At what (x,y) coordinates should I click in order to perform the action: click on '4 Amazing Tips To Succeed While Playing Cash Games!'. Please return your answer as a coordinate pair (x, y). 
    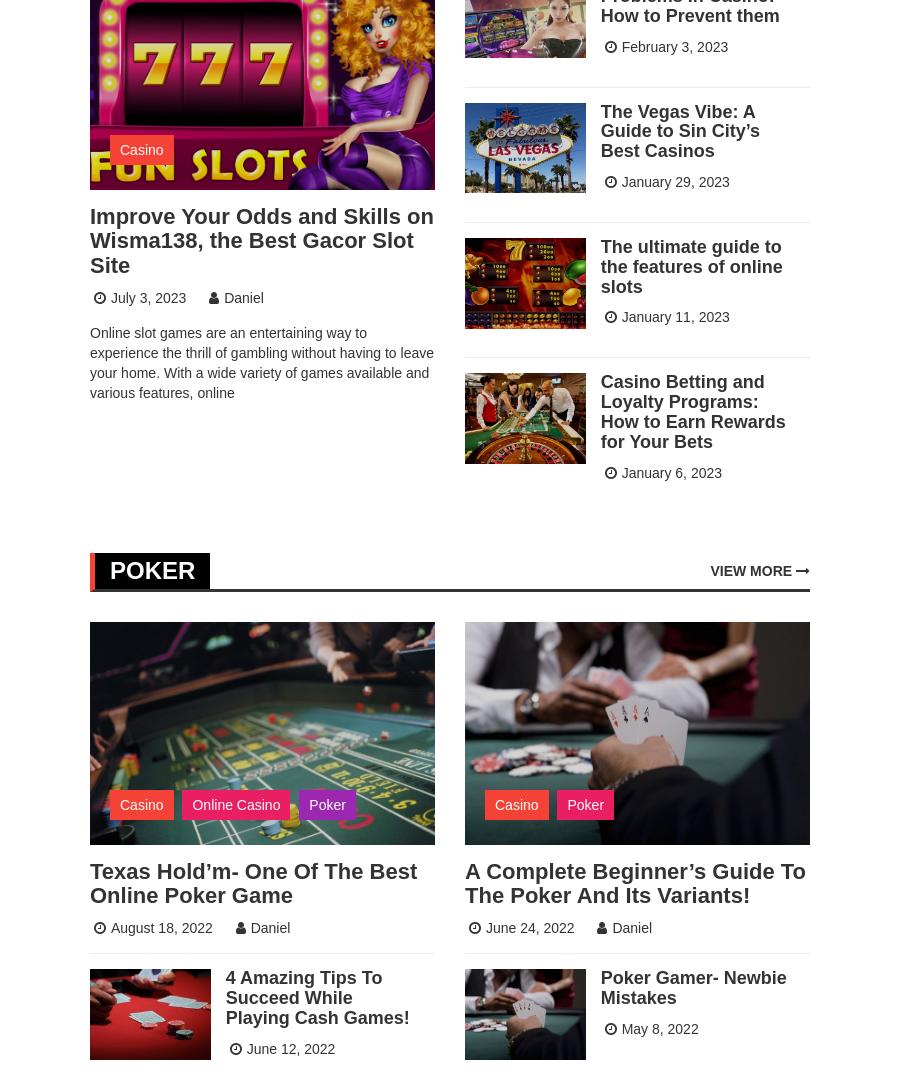
    Looking at the image, I should click on (315, 996).